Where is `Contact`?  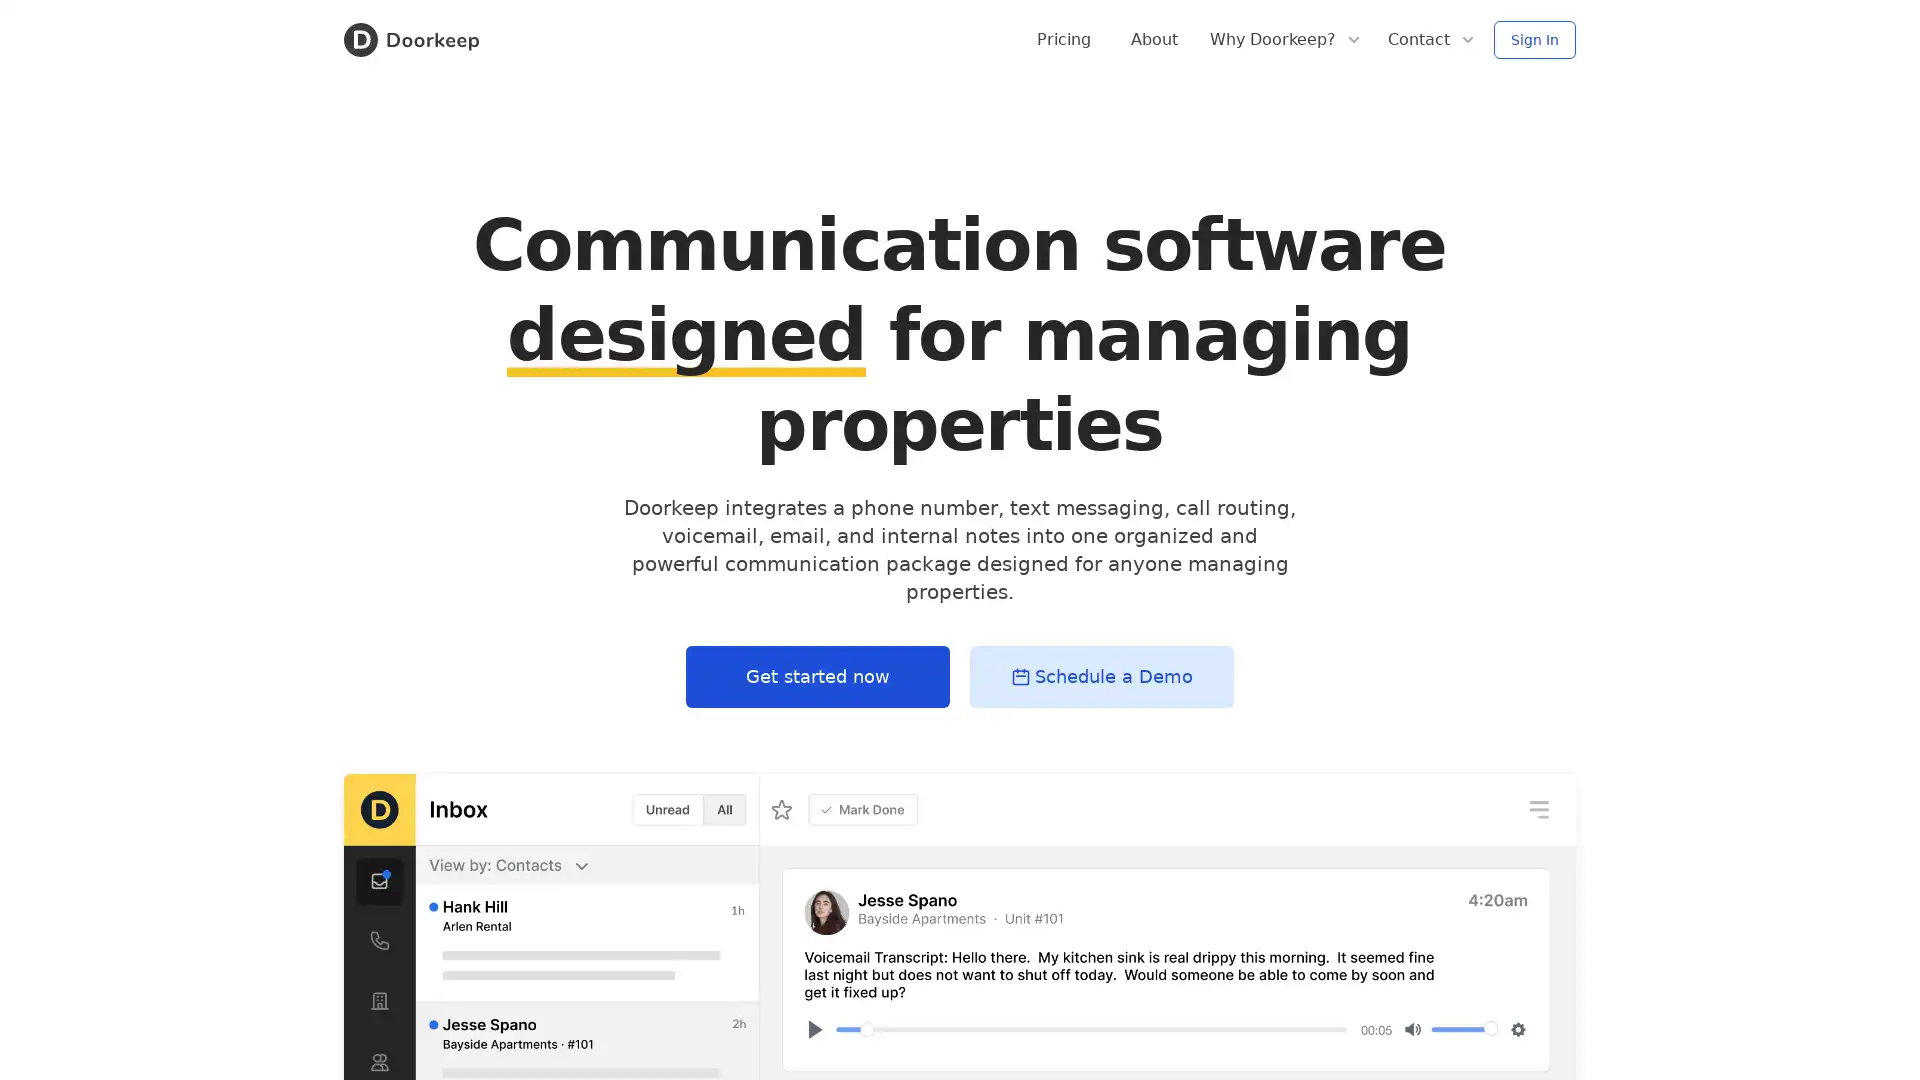 Contact is located at coordinates (1432, 39).